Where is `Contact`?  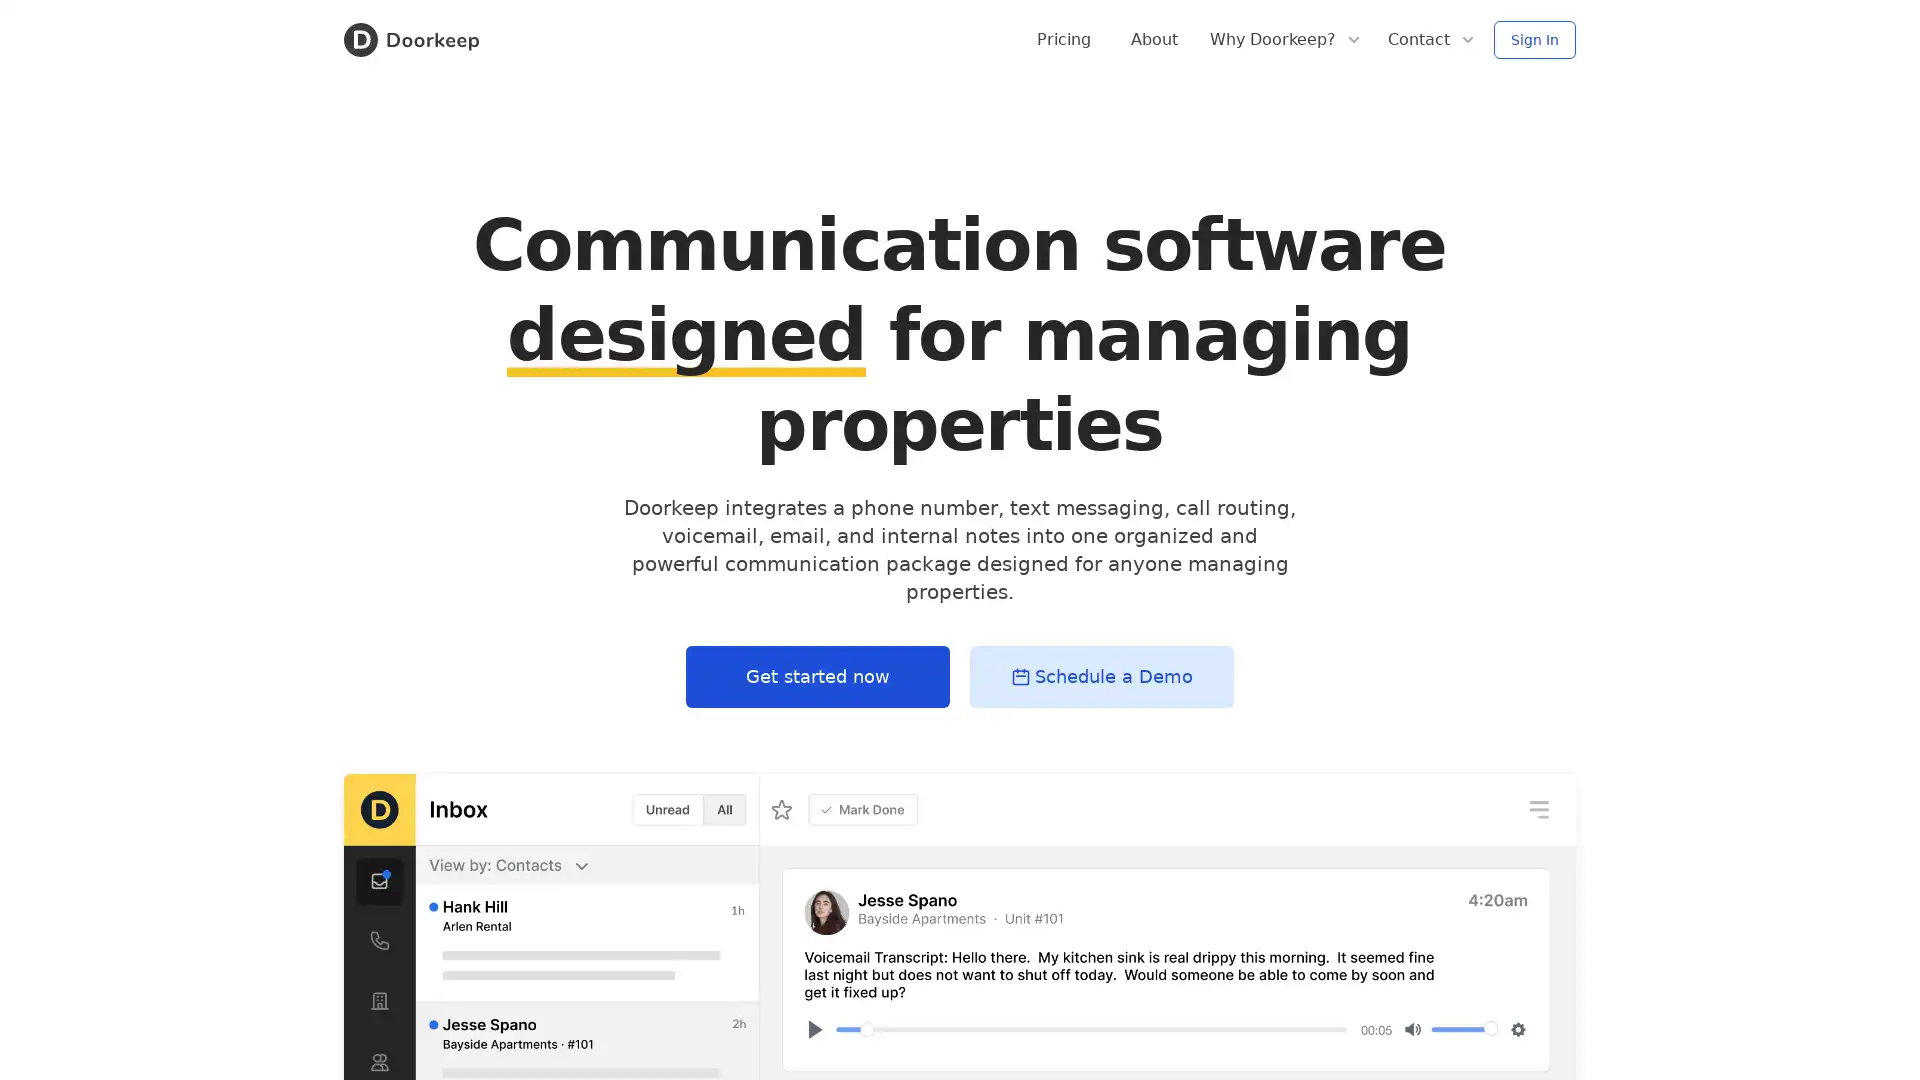 Contact is located at coordinates (1432, 39).